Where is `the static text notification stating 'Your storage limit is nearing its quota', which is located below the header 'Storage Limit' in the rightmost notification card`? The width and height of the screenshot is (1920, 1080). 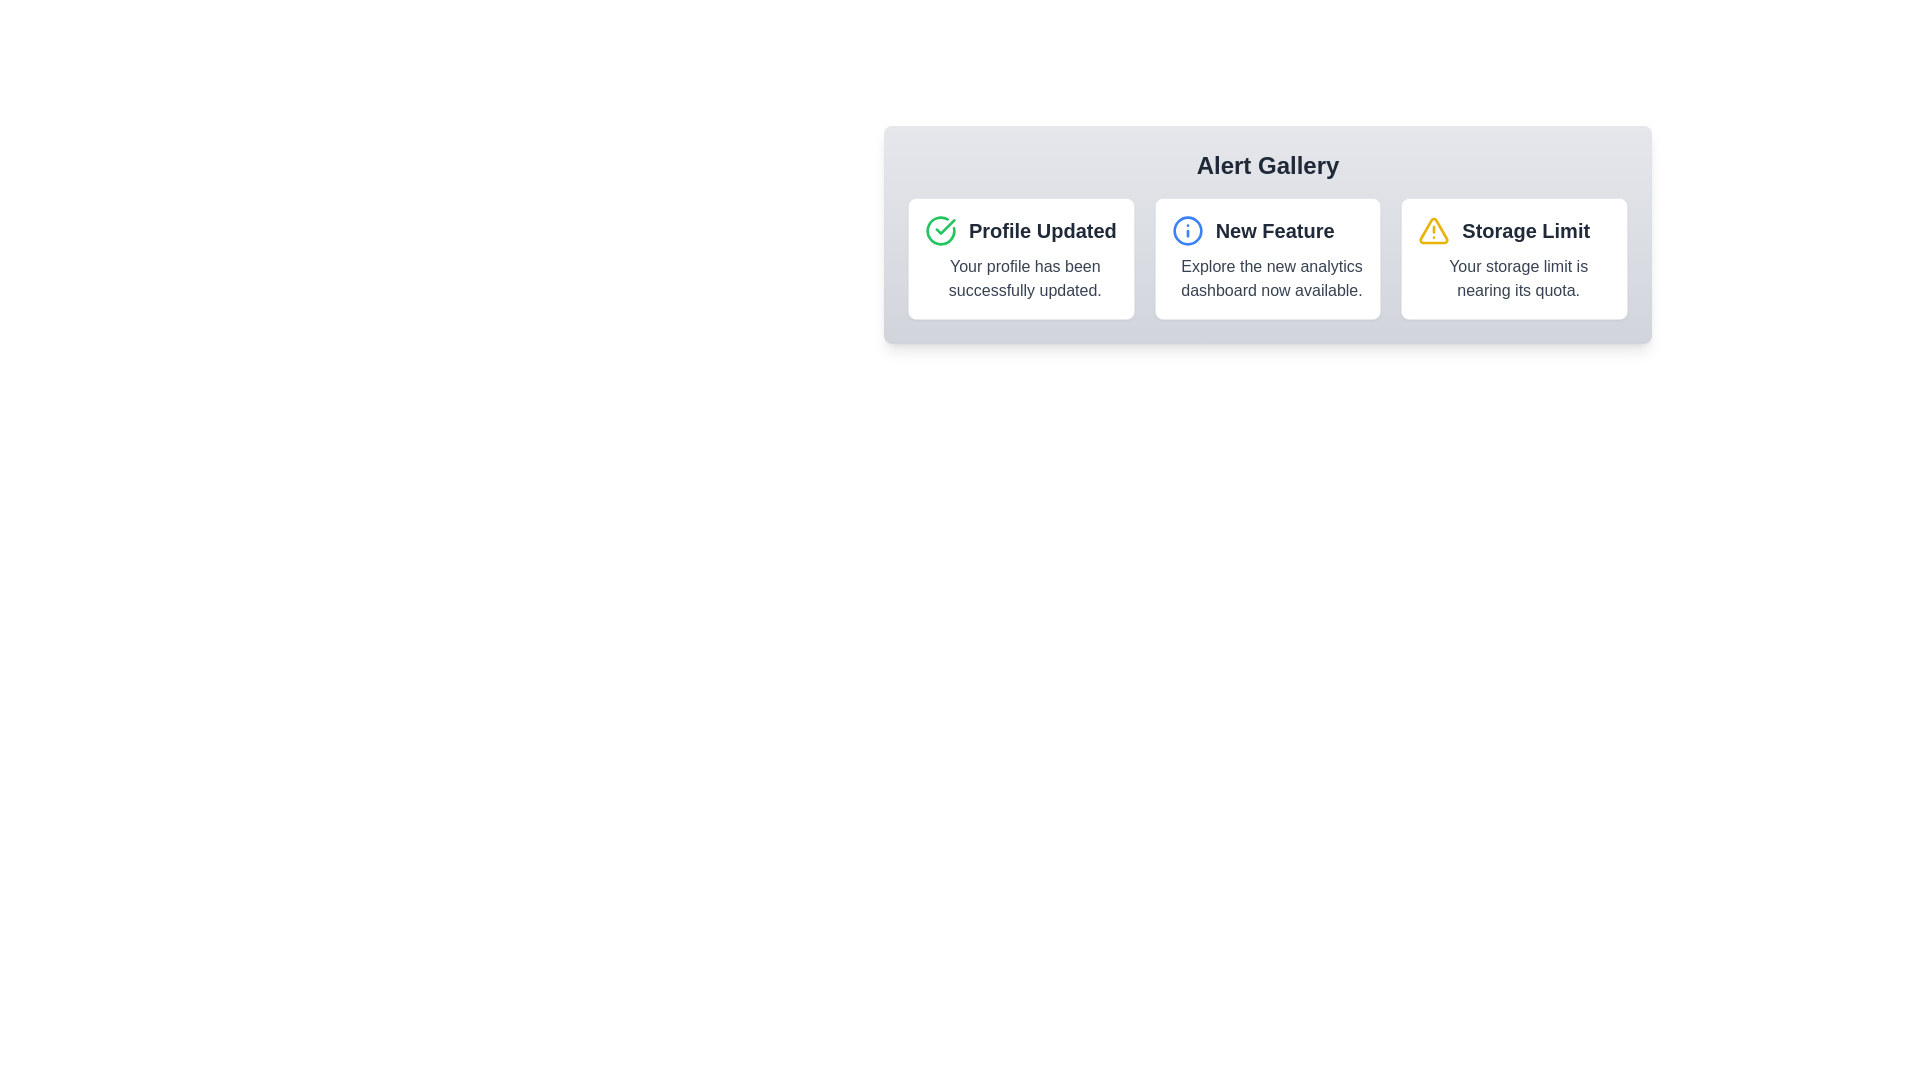
the static text notification stating 'Your storage limit is nearing its quota', which is located below the header 'Storage Limit' in the rightmost notification card is located at coordinates (1518, 278).